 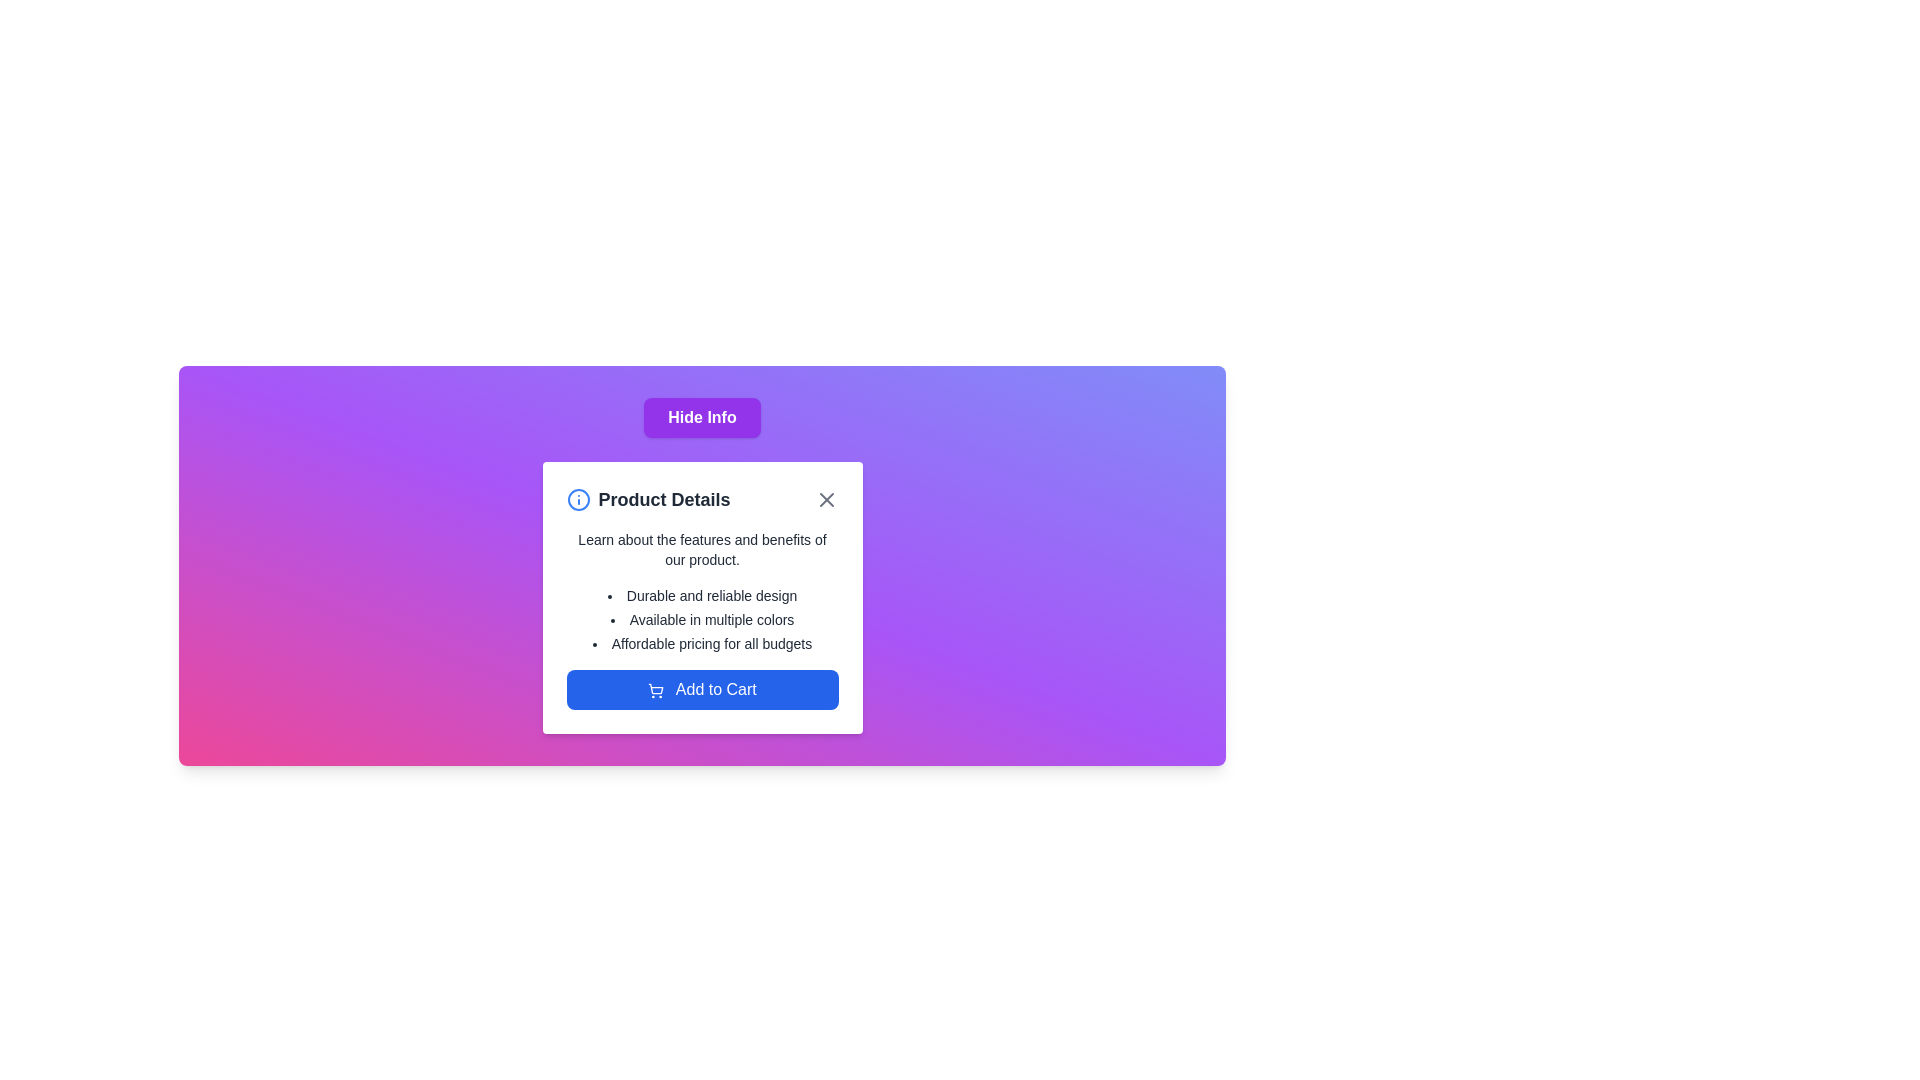 What do you see at coordinates (656, 689) in the screenshot?
I see `the small blue shopping cart icon located on the left side inside the 'Add to Cart' button` at bounding box center [656, 689].